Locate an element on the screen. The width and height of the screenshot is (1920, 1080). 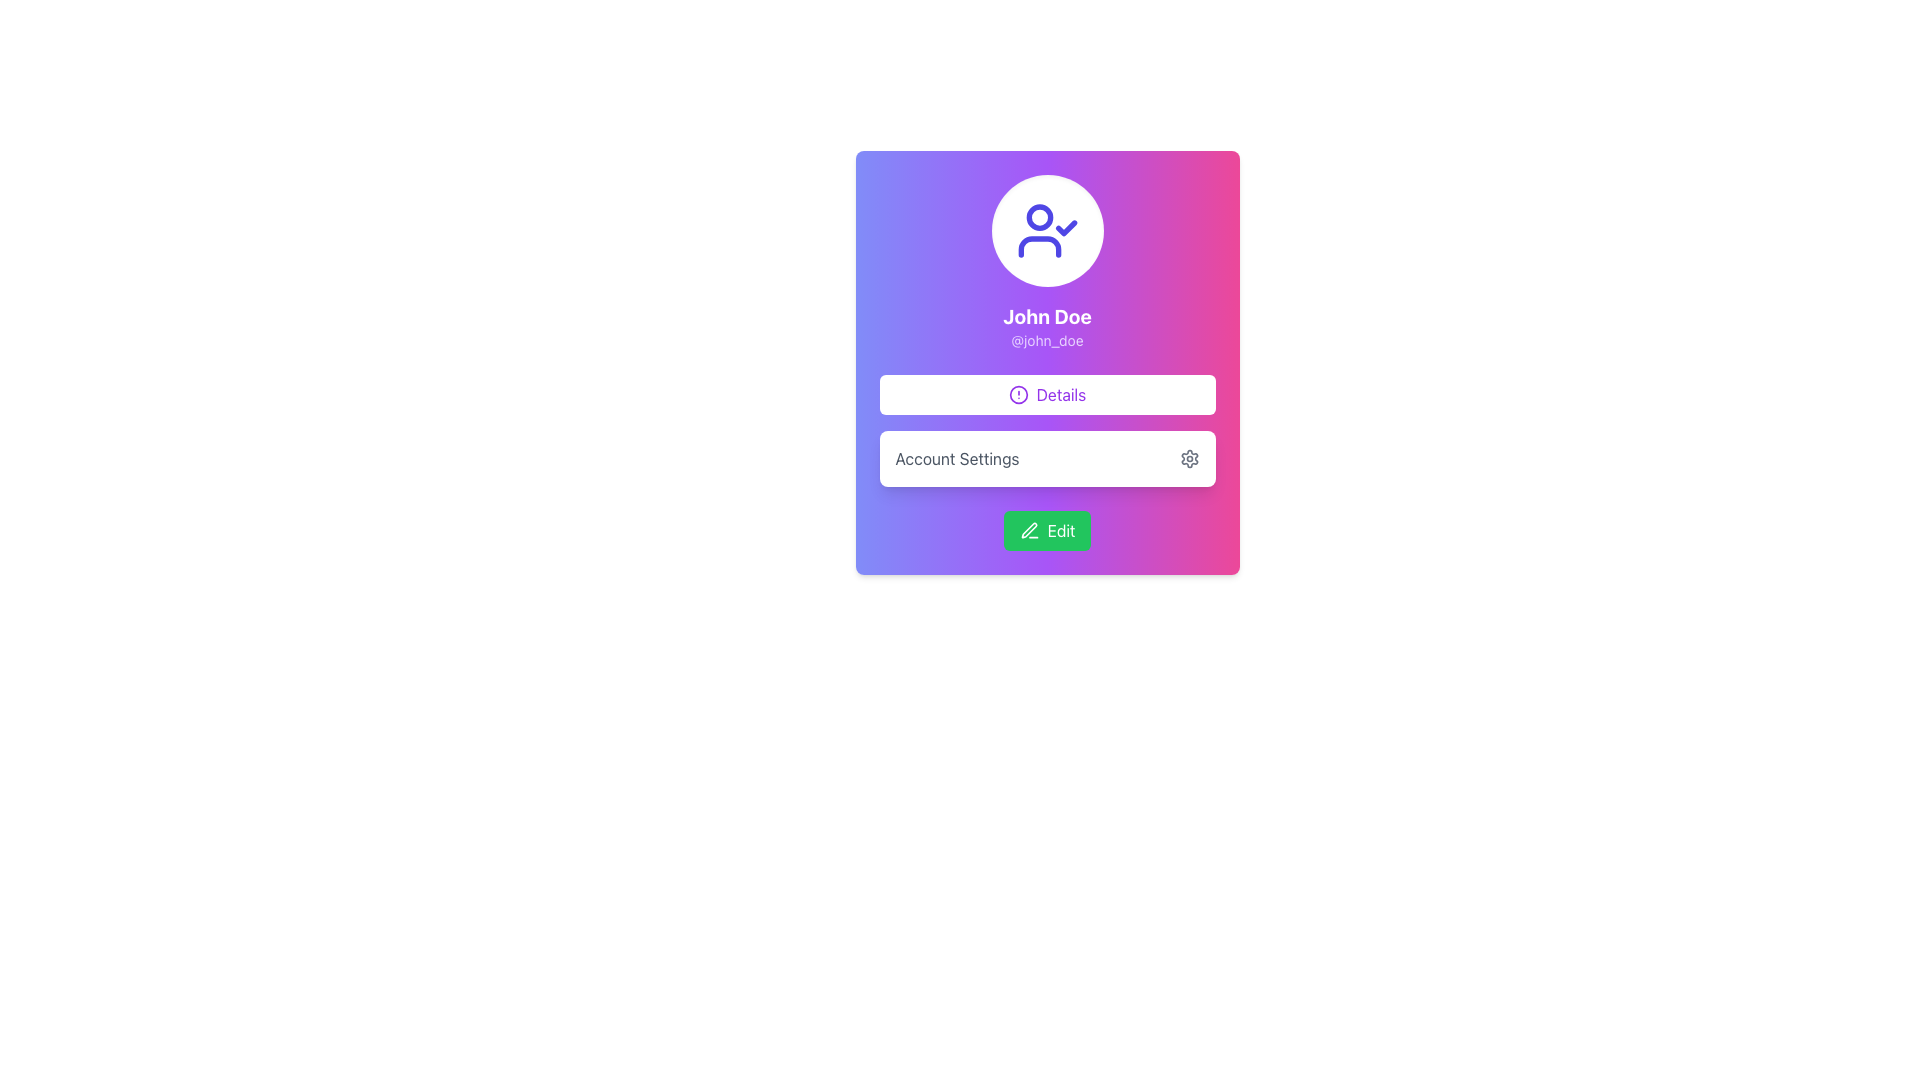
the 'Edit' button located at the bottom-center of the card layout is located at coordinates (1046, 530).